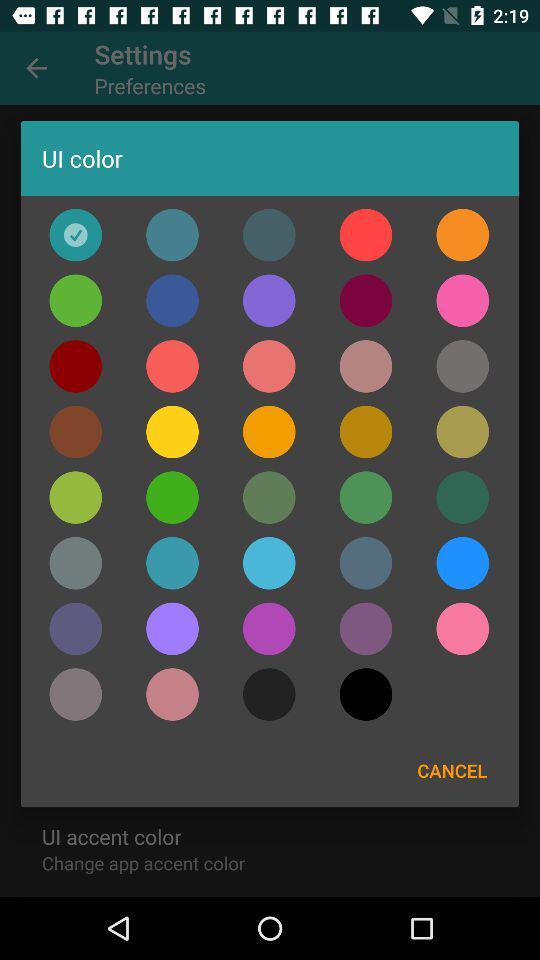  Describe the element at coordinates (462, 627) in the screenshot. I see `ui color` at that location.